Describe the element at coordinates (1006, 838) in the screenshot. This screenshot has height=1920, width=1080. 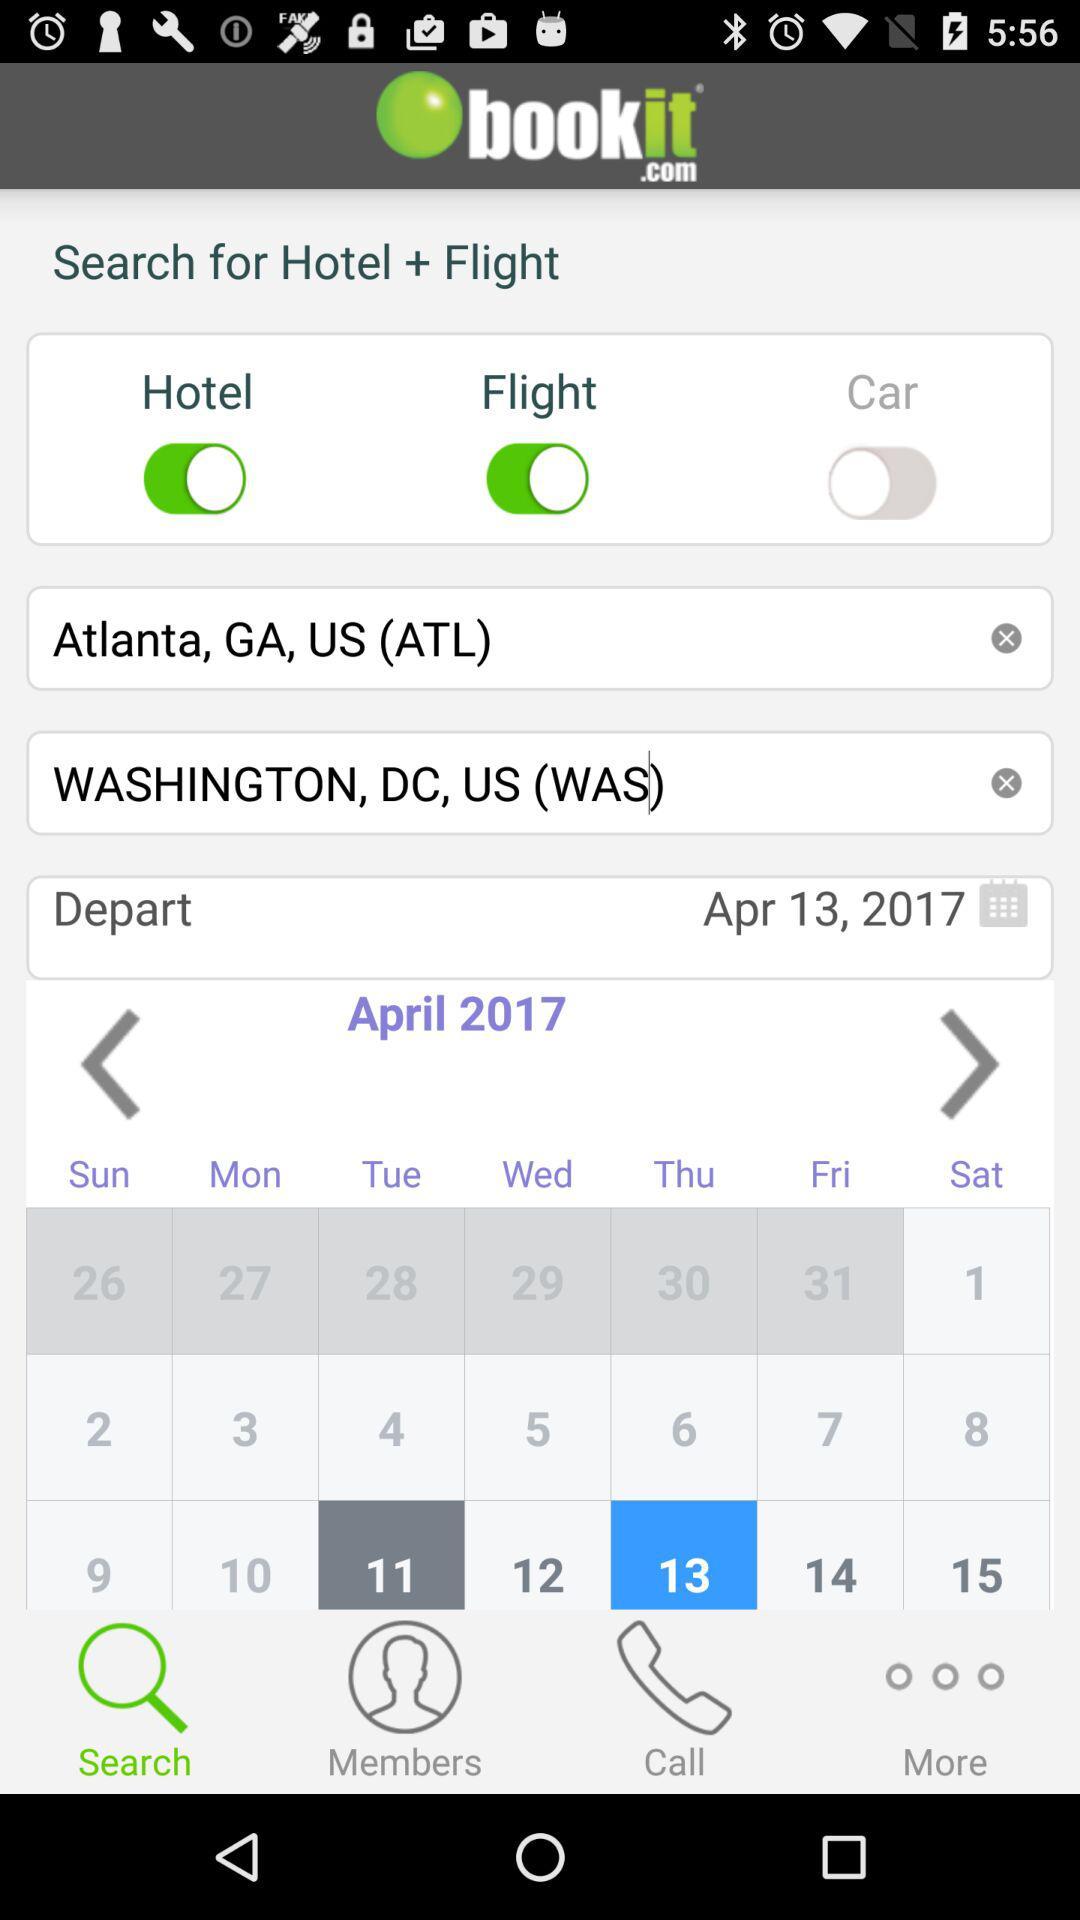
I see `the close icon` at that location.